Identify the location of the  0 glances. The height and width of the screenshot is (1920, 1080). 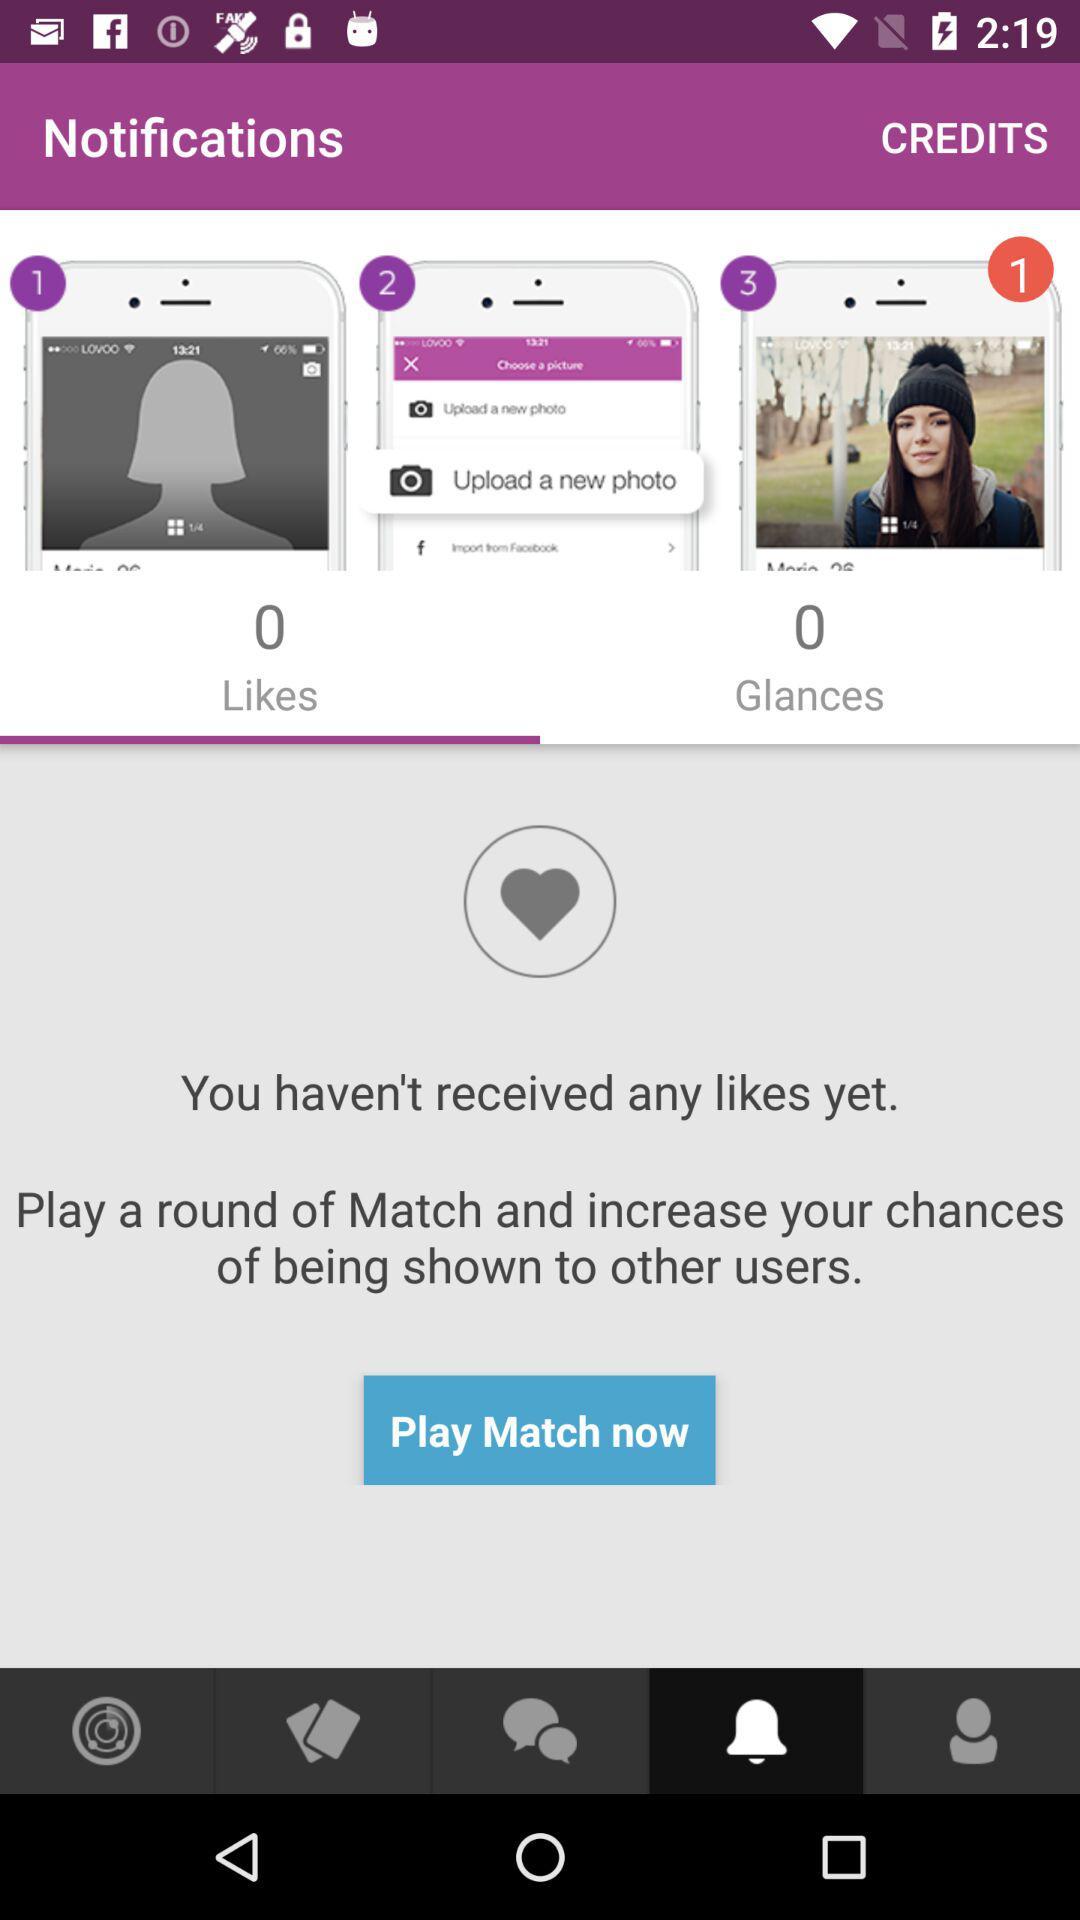
(810, 653).